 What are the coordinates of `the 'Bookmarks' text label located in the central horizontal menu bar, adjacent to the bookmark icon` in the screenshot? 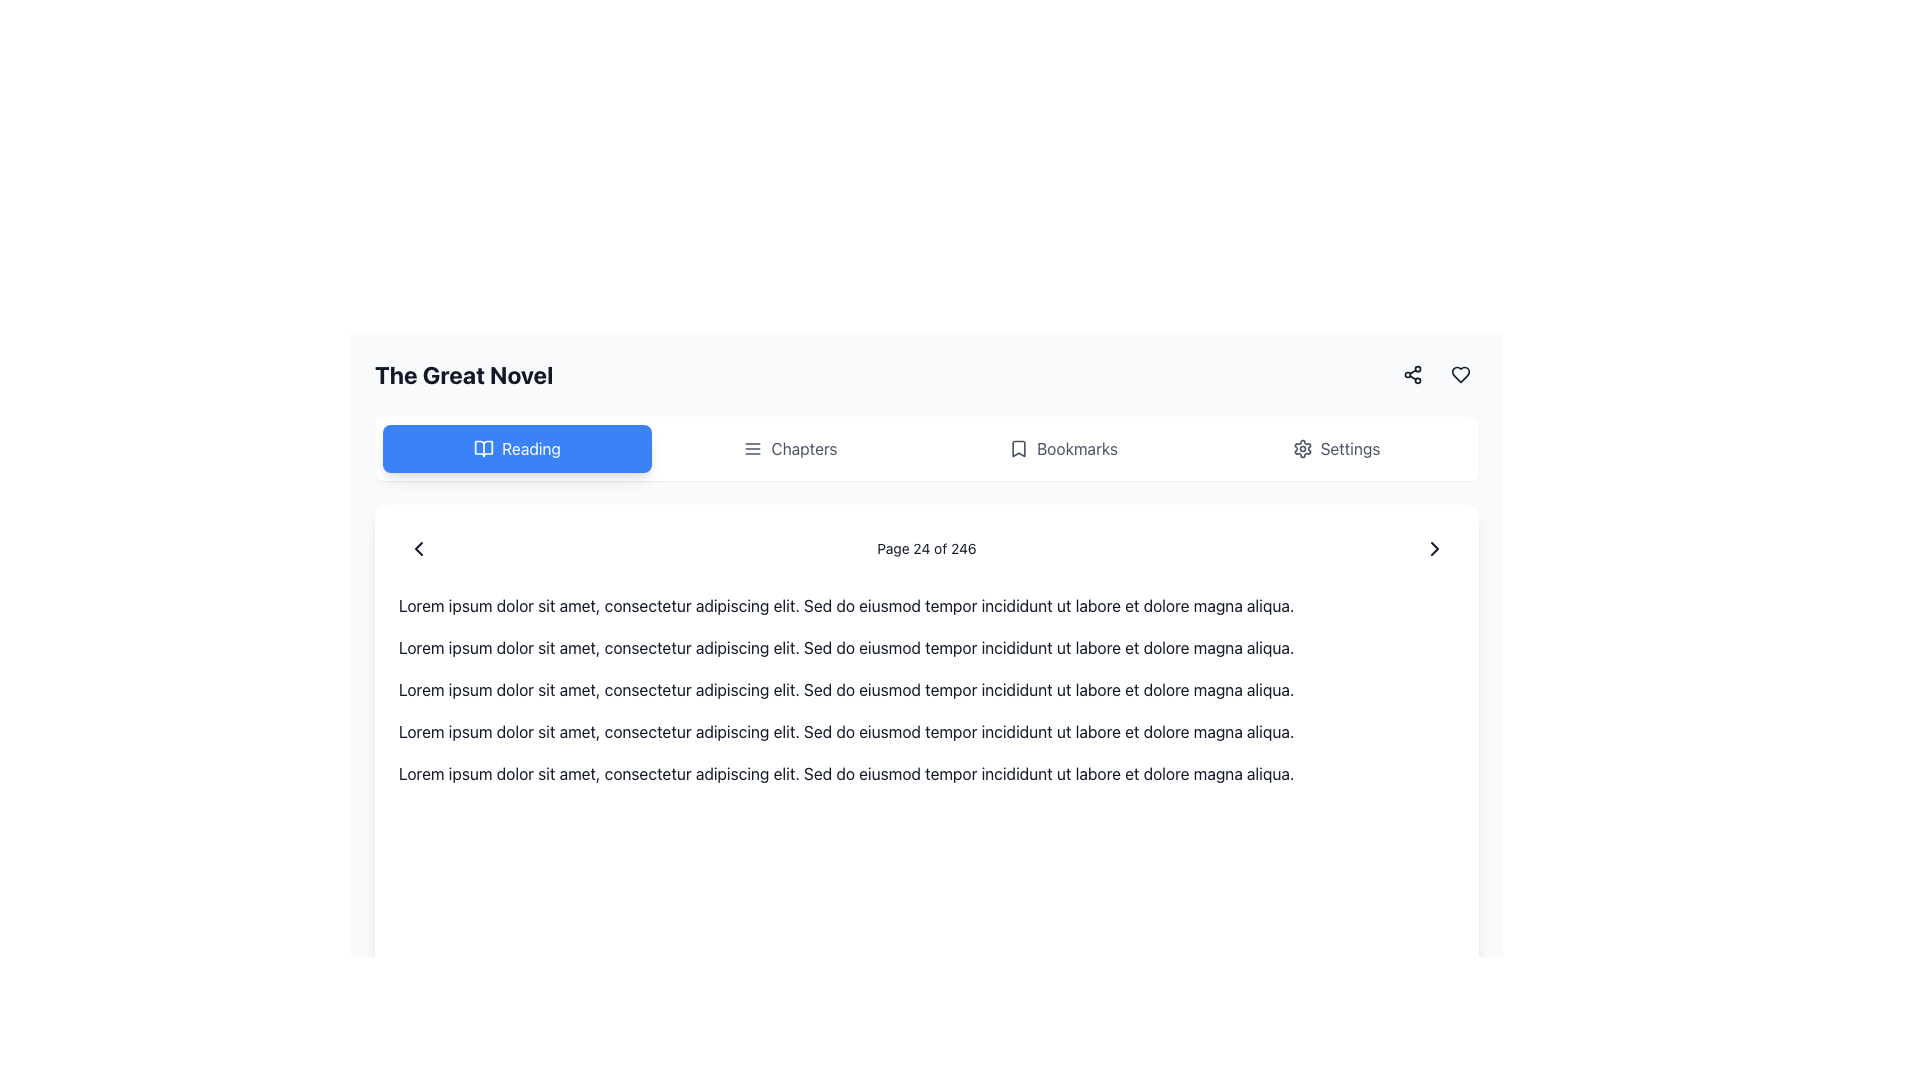 It's located at (1076, 447).